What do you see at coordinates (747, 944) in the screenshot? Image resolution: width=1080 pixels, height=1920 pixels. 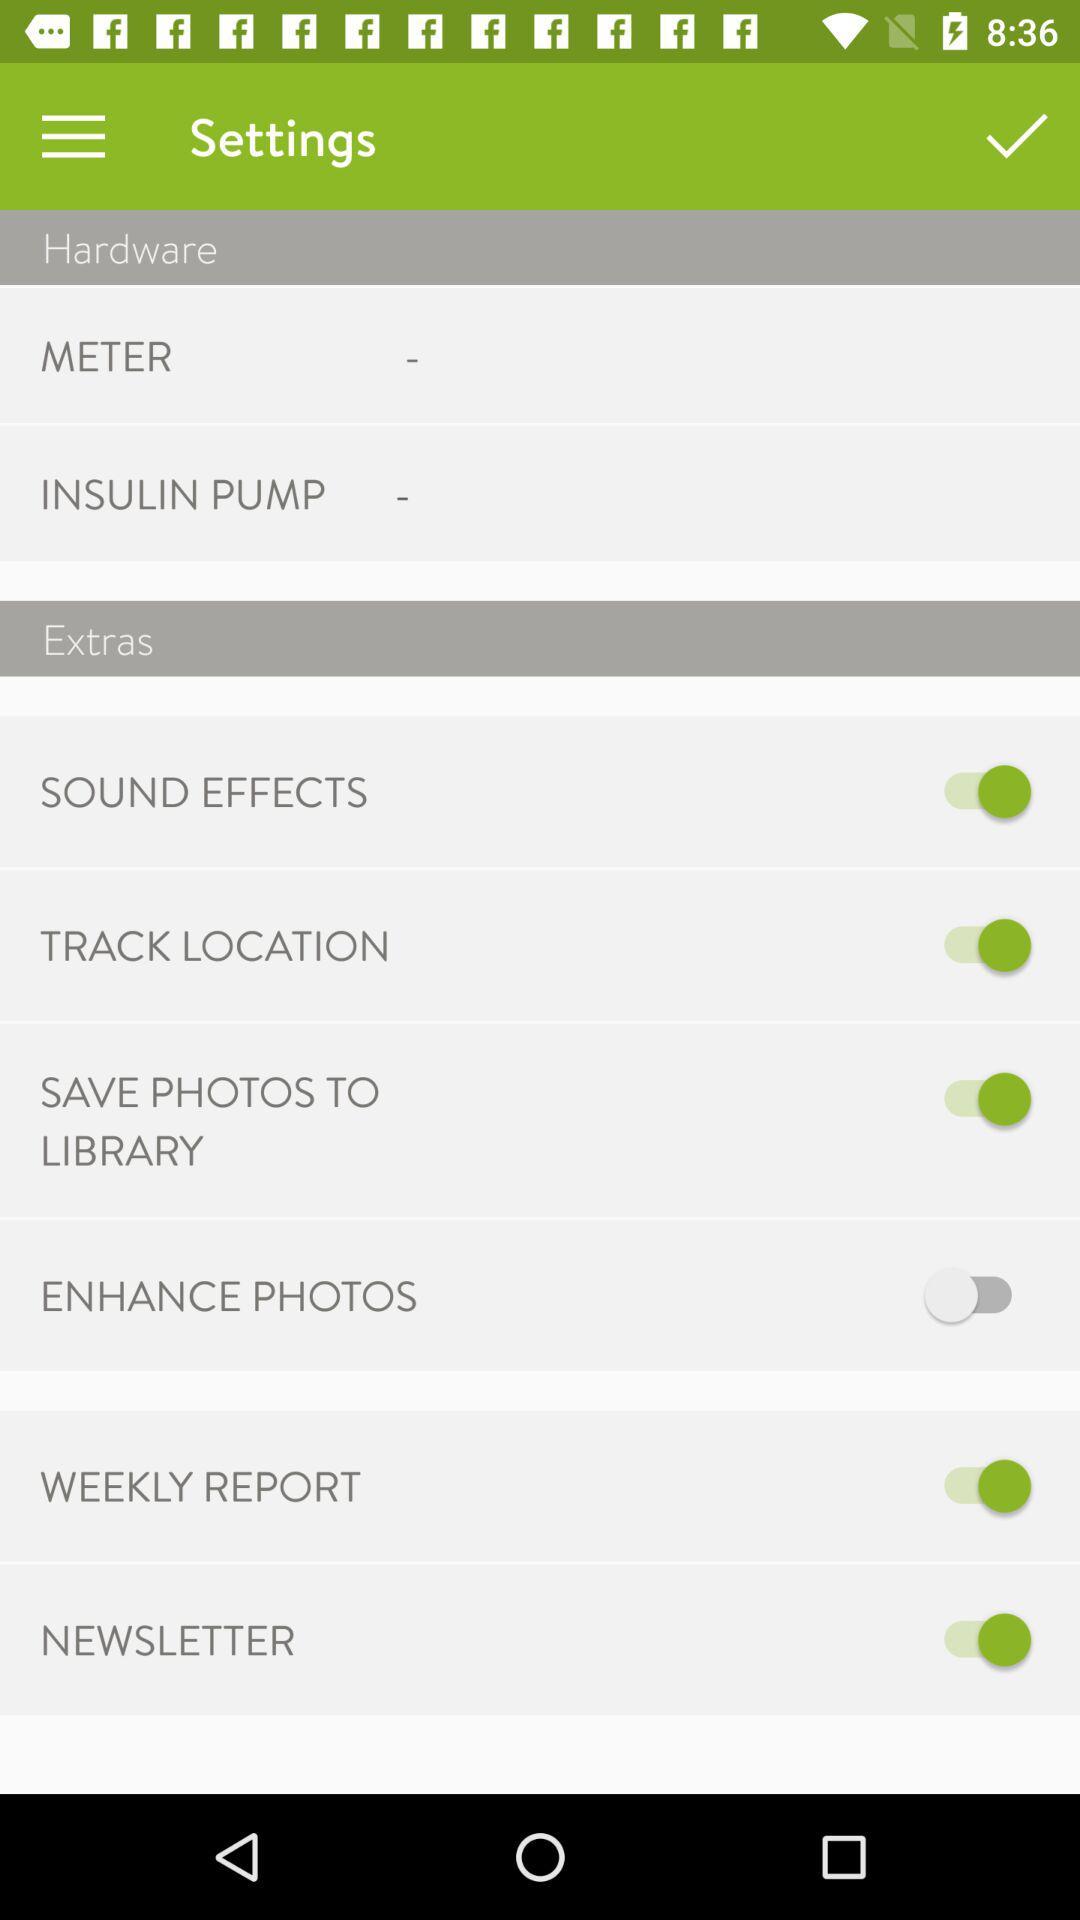 I see `turn off track location` at bounding box center [747, 944].